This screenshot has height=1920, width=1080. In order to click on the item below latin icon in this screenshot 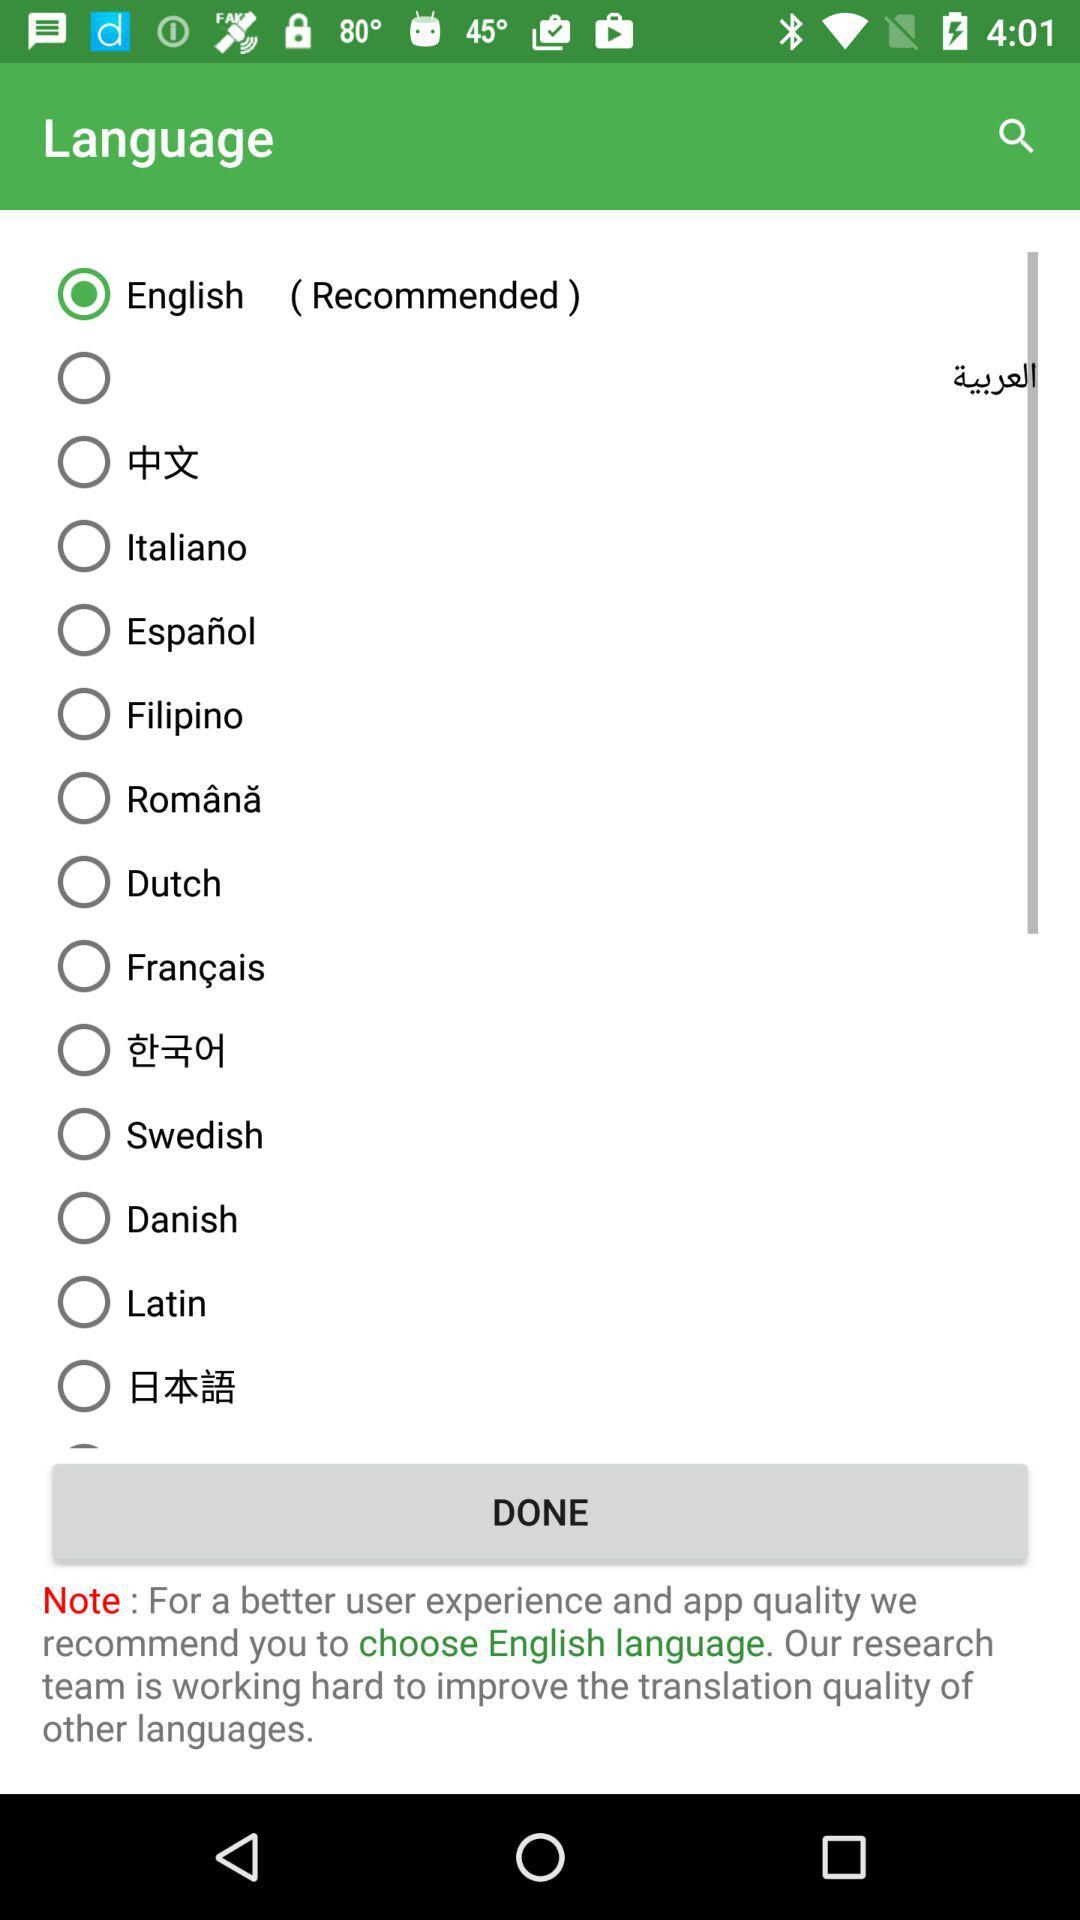, I will do `click(540, 1385)`.